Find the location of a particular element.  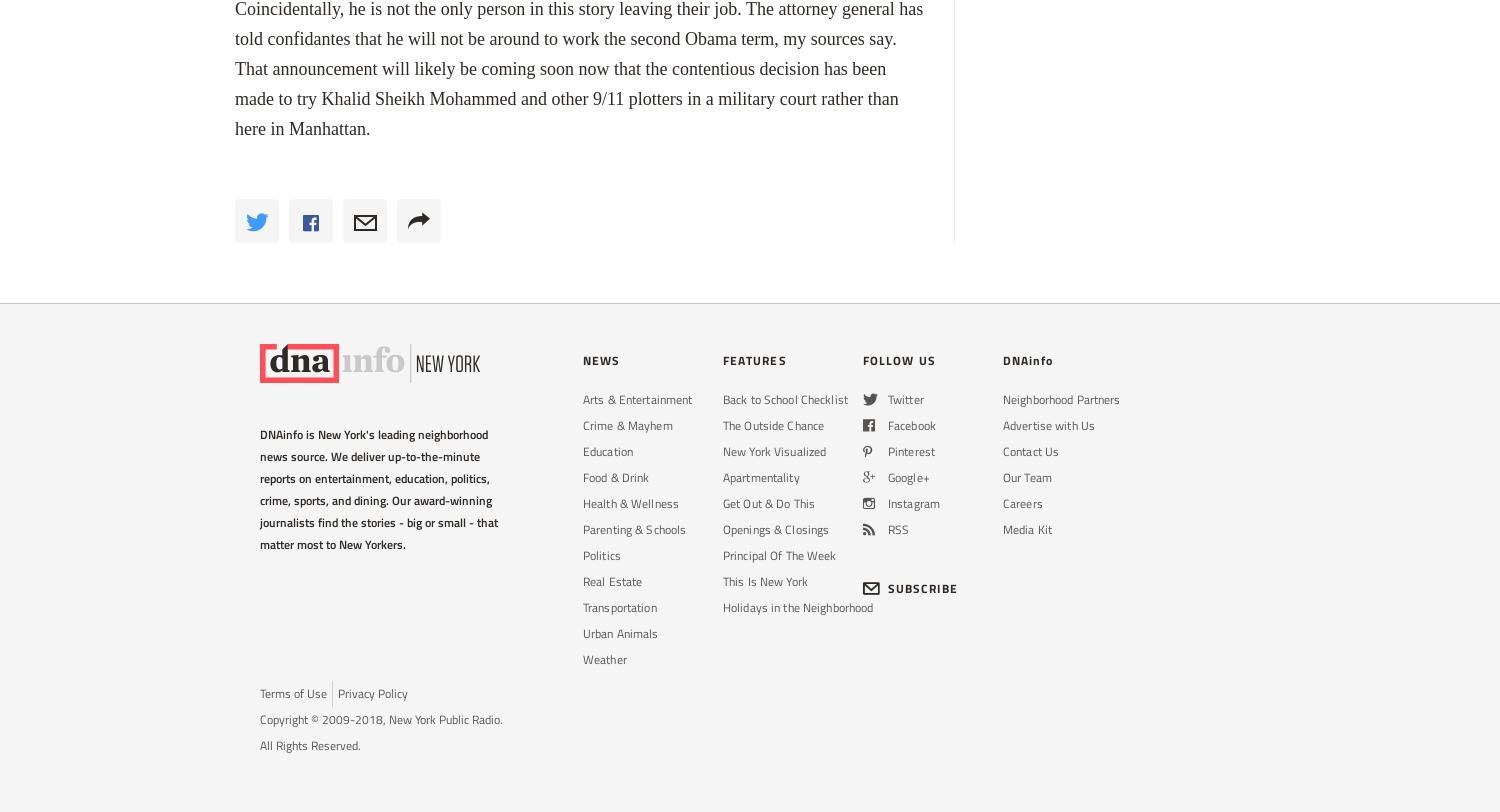

'RSS' is located at coordinates (898, 529).